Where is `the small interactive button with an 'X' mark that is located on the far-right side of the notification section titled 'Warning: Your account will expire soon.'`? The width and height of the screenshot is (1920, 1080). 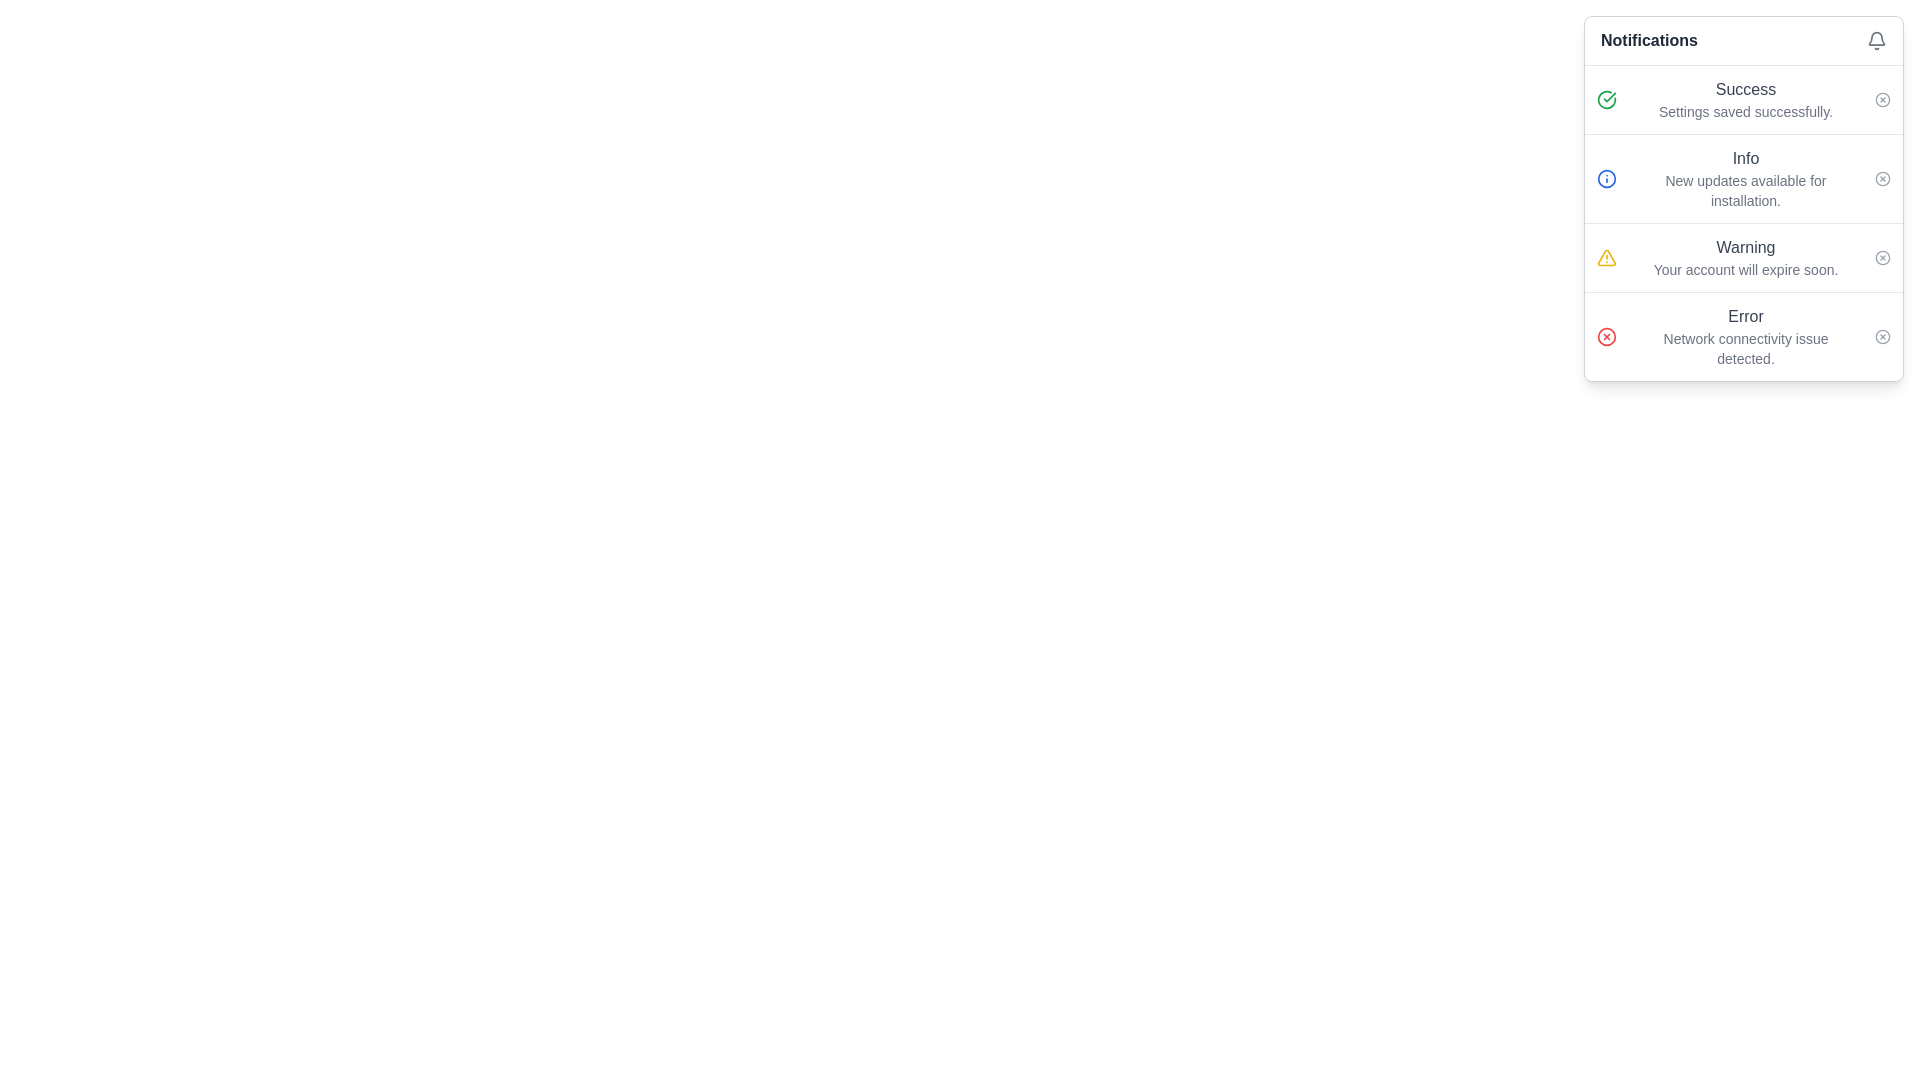 the small interactive button with an 'X' mark that is located on the far-right side of the notification section titled 'Warning: Your account will expire soon.' is located at coordinates (1881, 257).